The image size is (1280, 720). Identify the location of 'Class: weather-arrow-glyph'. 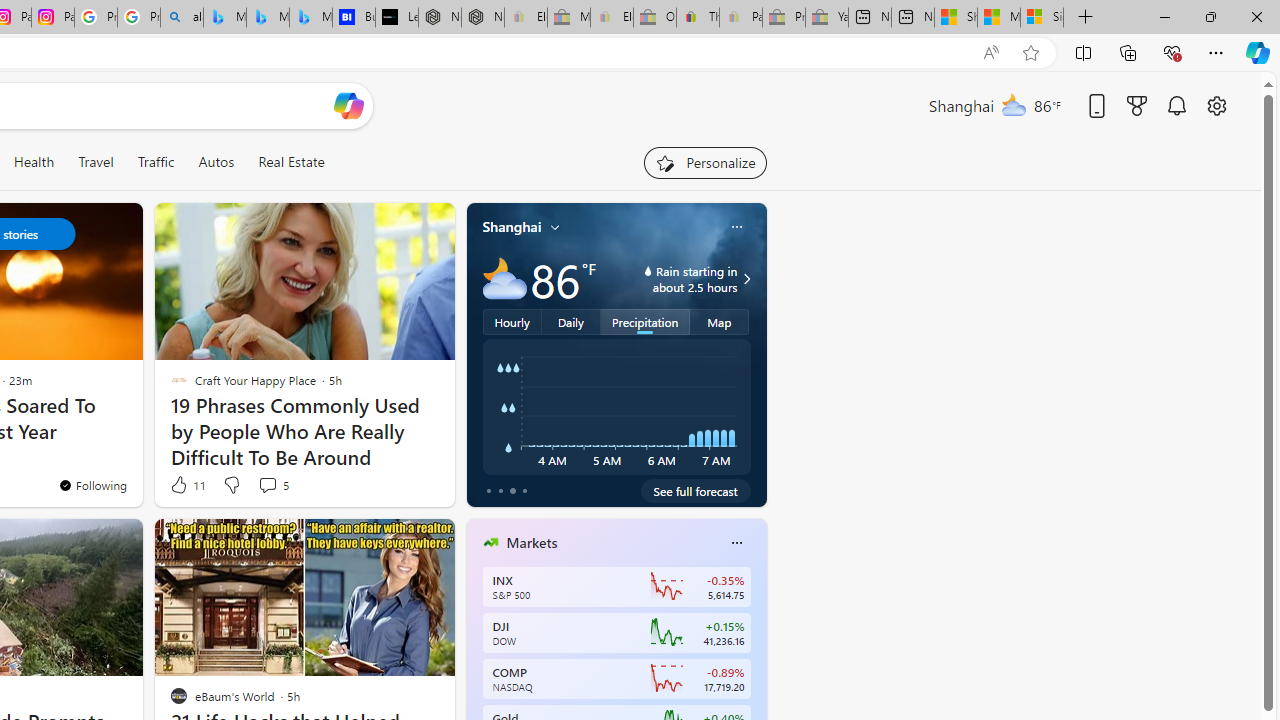
(745, 279).